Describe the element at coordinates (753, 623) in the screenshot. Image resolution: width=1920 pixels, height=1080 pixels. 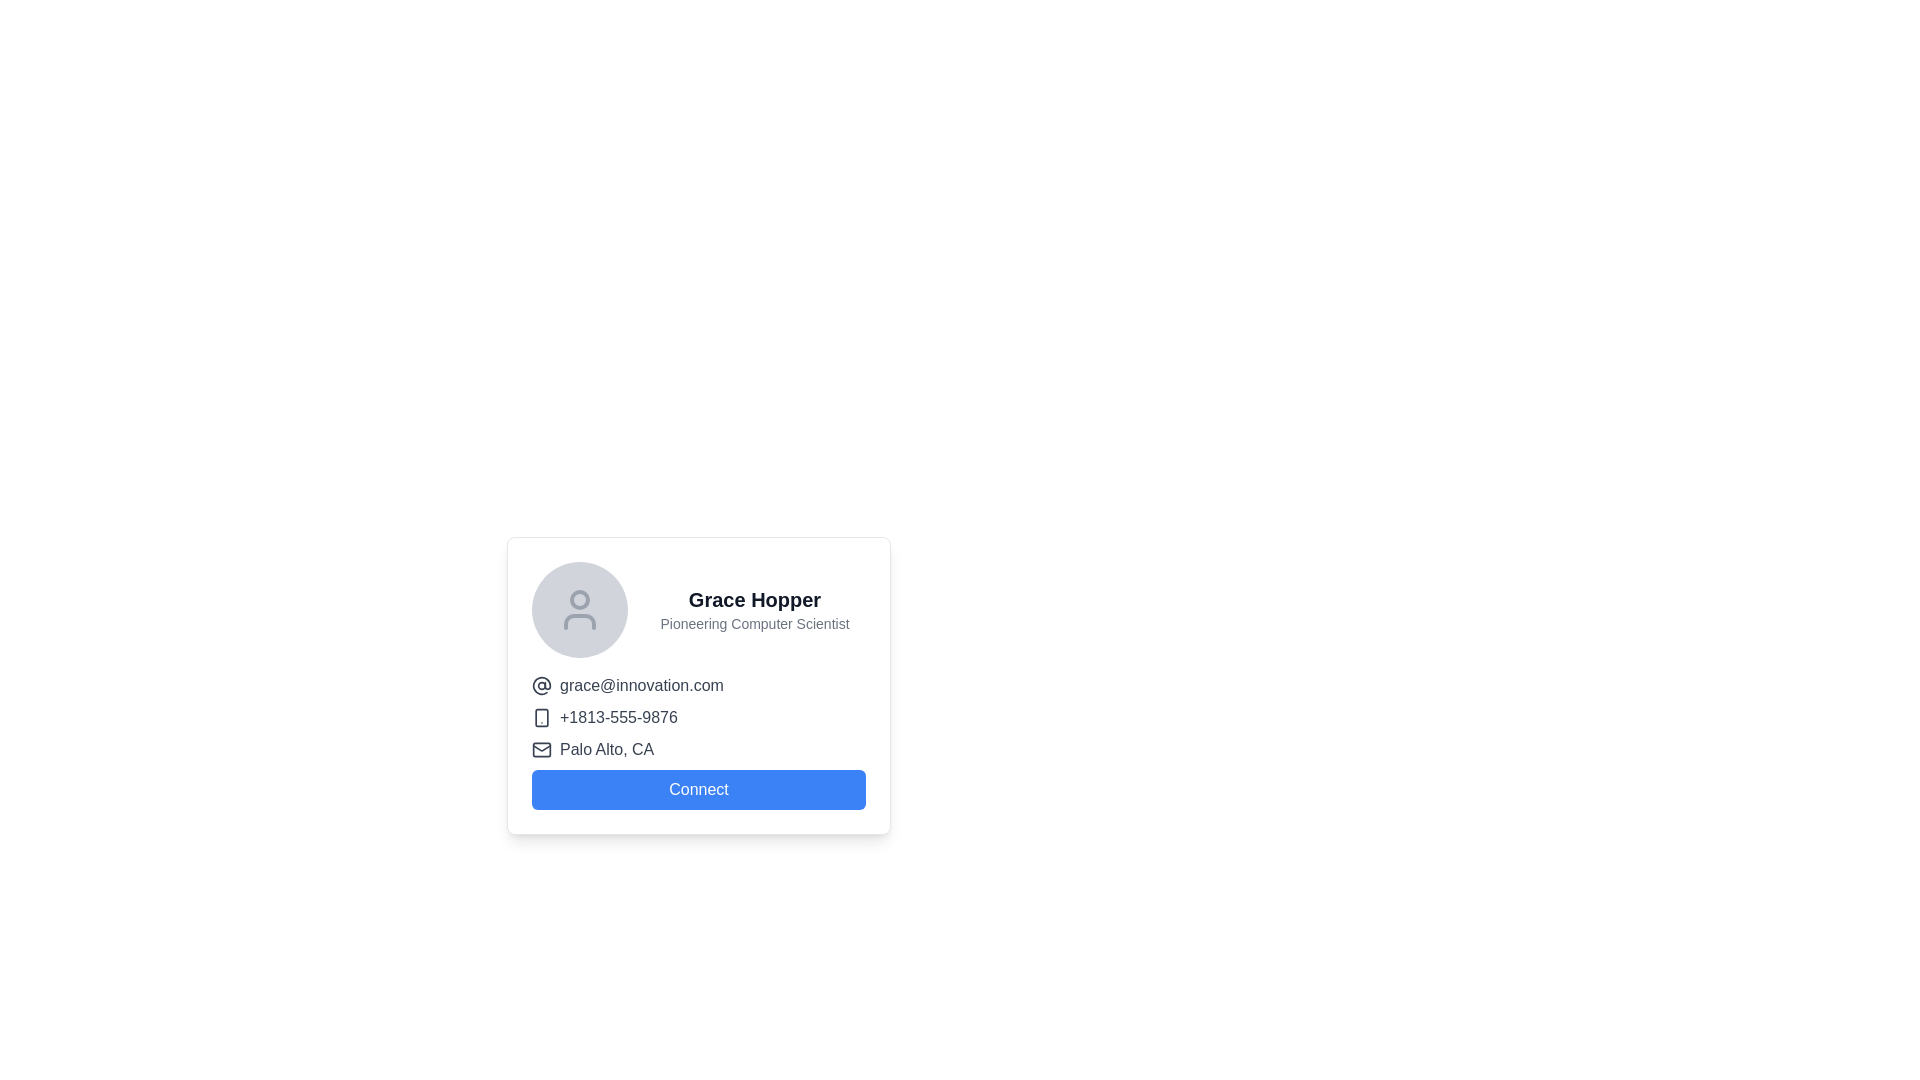
I see `the Text Label that displays 'Pioneering Computer Scientist', which is styled in a small-sized, gray font and located directly underneath the bold 'Grace Hopper' title in the profile card layout` at that location.